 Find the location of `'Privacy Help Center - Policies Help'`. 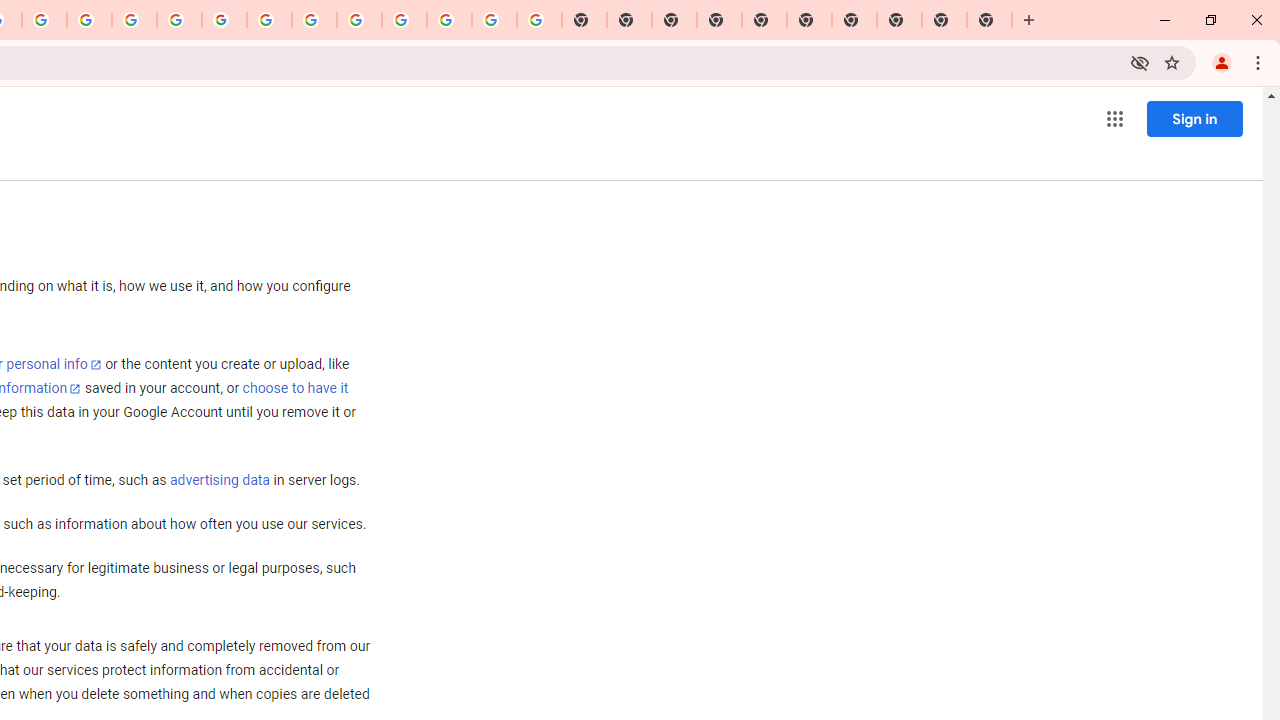

'Privacy Help Center - Policies Help' is located at coordinates (88, 20).